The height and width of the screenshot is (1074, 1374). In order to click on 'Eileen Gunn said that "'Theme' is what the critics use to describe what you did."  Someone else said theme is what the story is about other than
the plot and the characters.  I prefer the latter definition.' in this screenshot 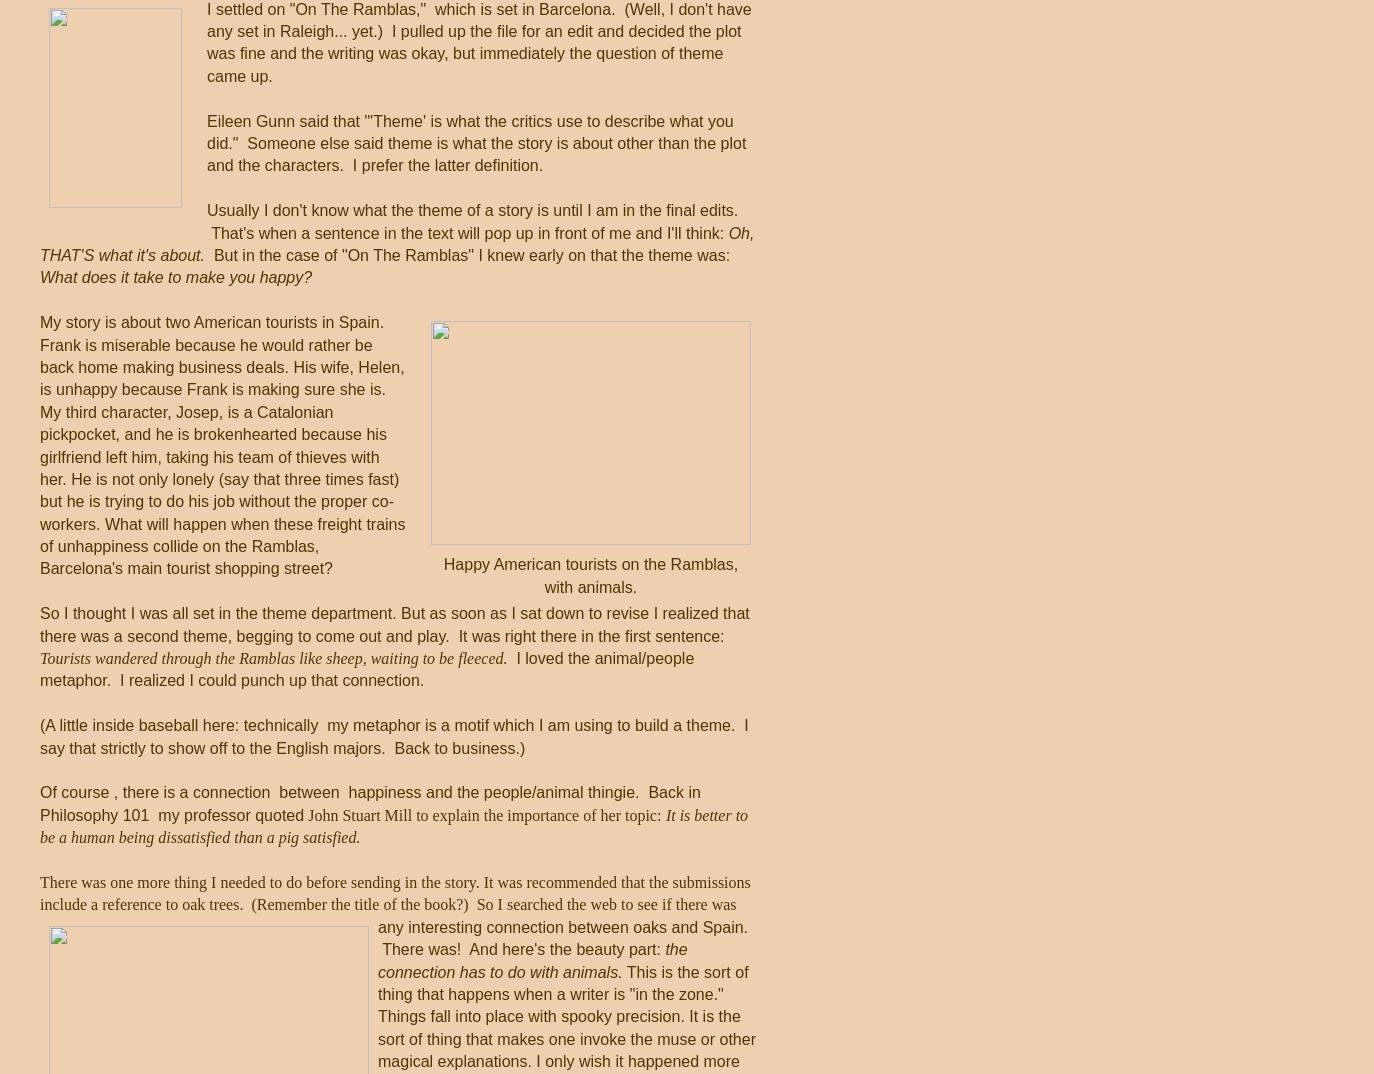, I will do `click(476, 141)`.